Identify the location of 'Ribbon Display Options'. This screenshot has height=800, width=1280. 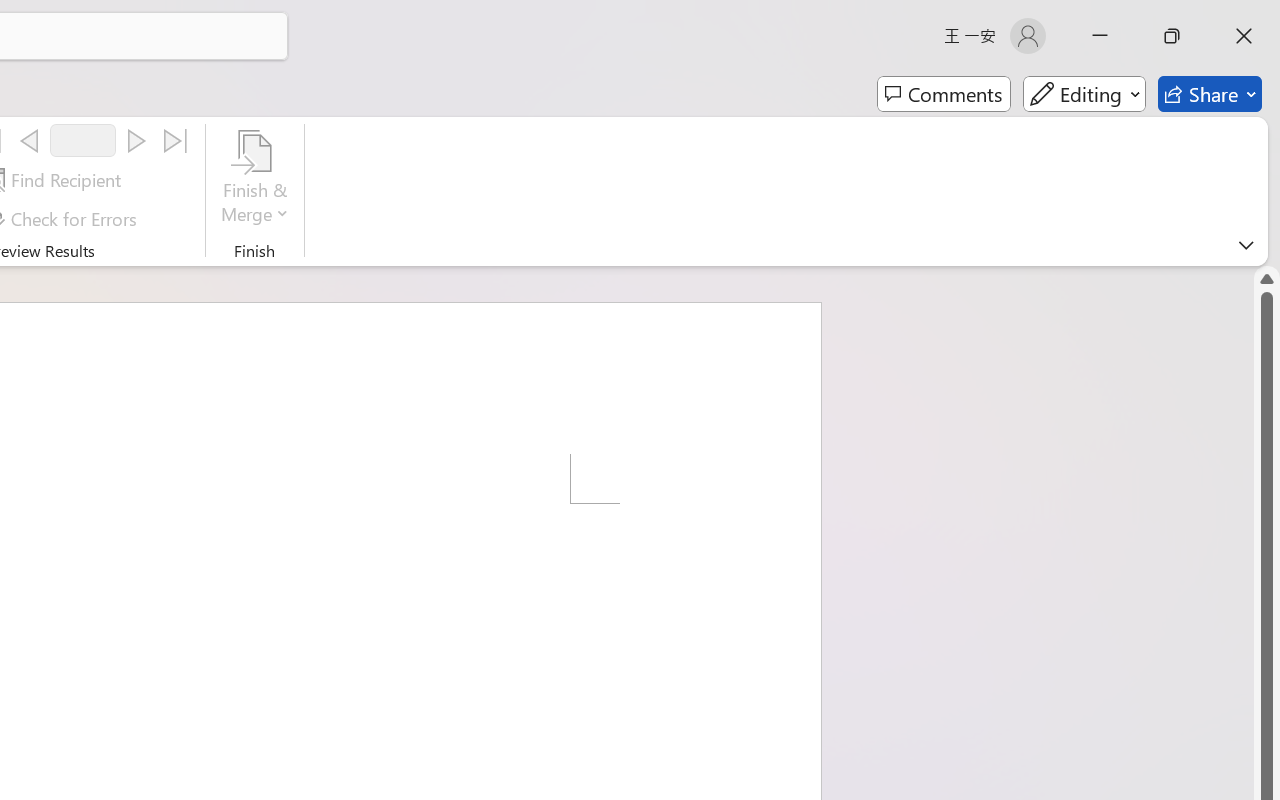
(1245, 244).